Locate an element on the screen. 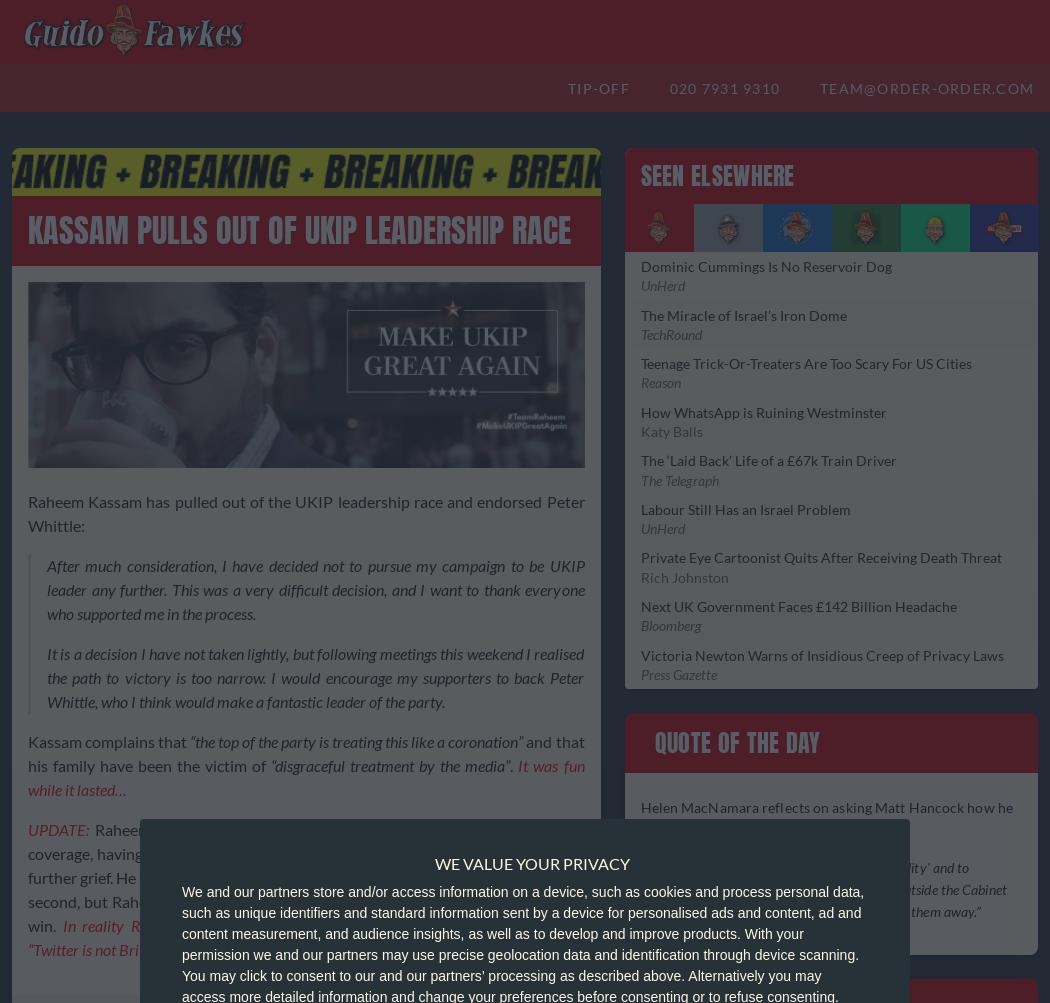 This screenshot has height=1003, width=1050. 'and that his family have been the victim of' is located at coordinates (305, 751).